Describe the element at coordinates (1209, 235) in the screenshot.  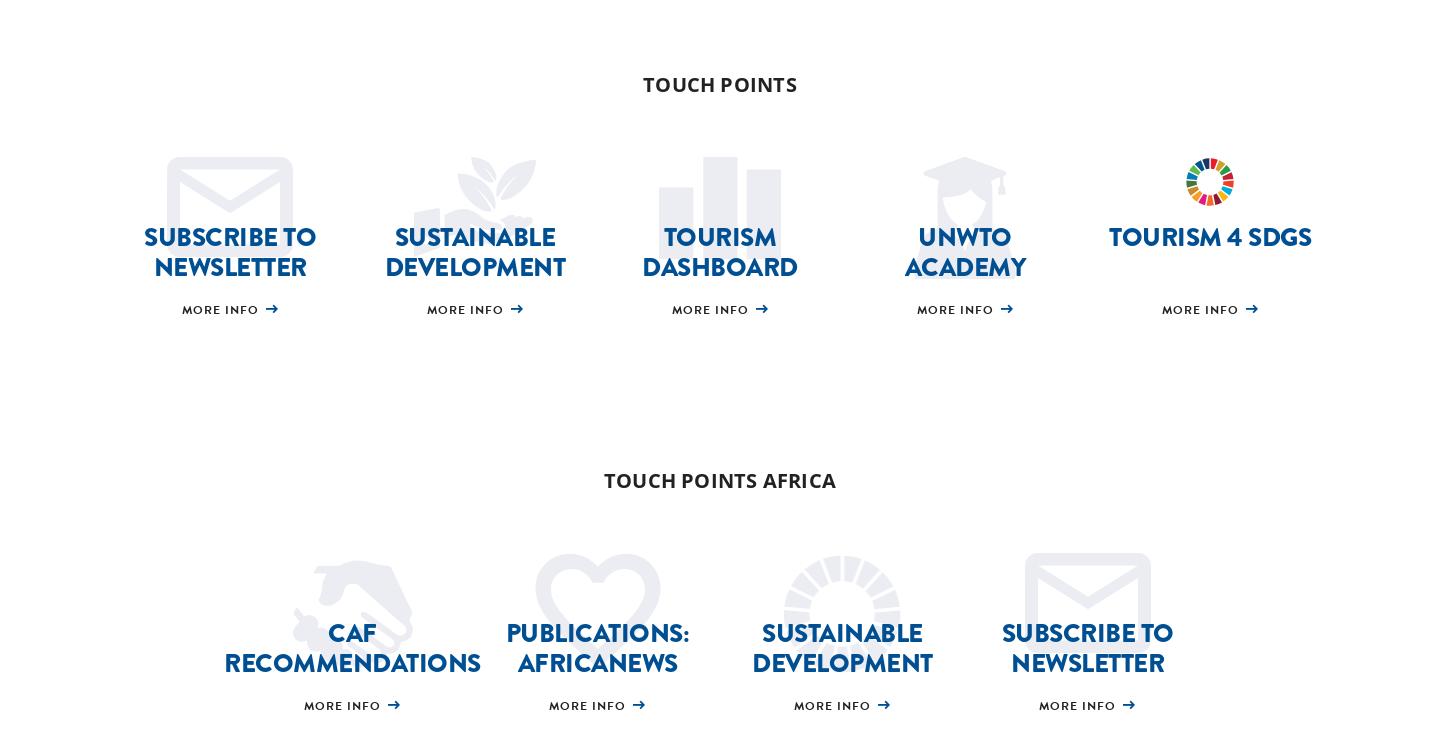
I see `'TOURISM 4 SDGs'` at that location.